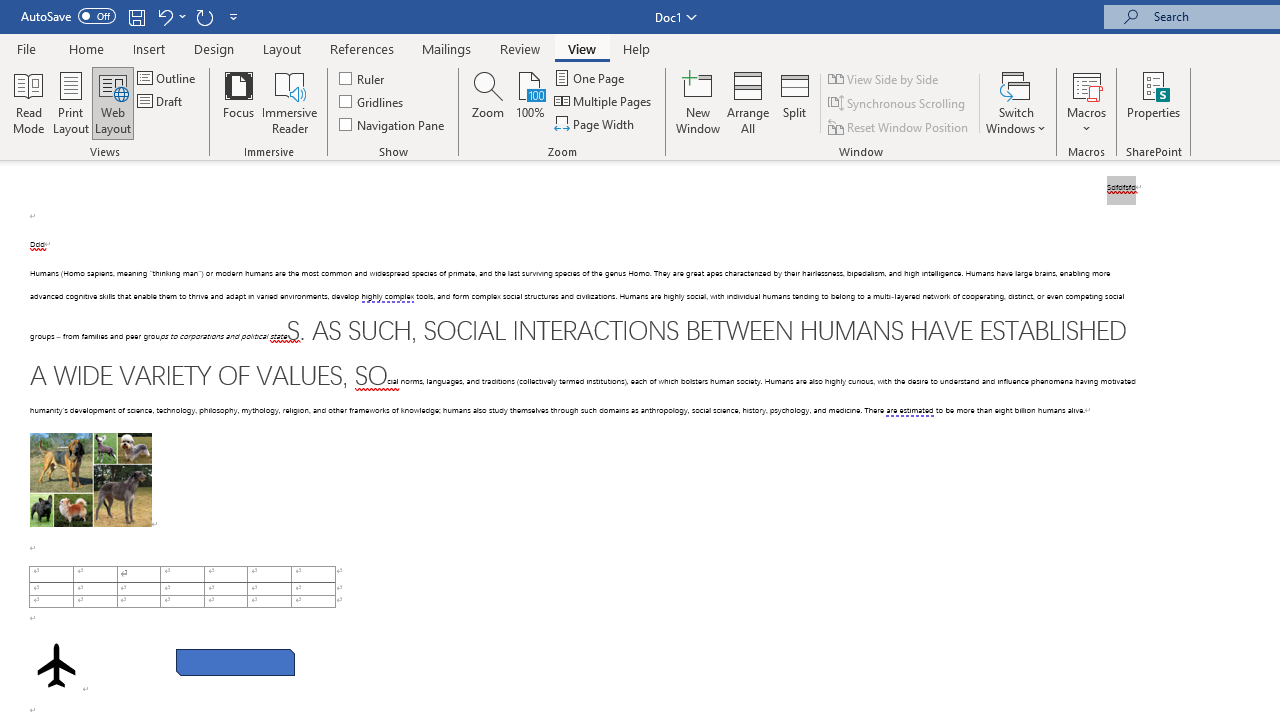  Describe the element at coordinates (1153, 103) in the screenshot. I see `'Properties'` at that location.